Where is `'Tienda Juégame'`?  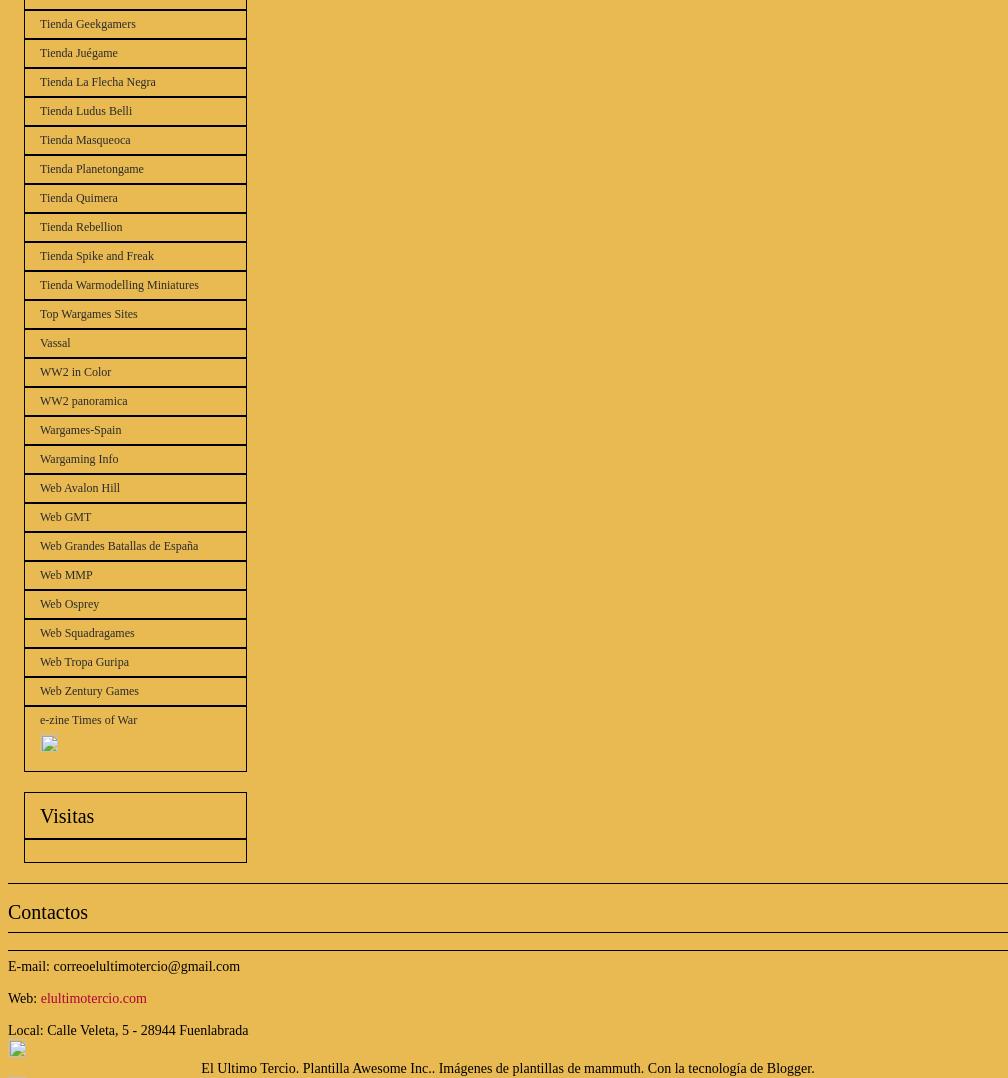
'Tienda Juégame' is located at coordinates (78, 53).